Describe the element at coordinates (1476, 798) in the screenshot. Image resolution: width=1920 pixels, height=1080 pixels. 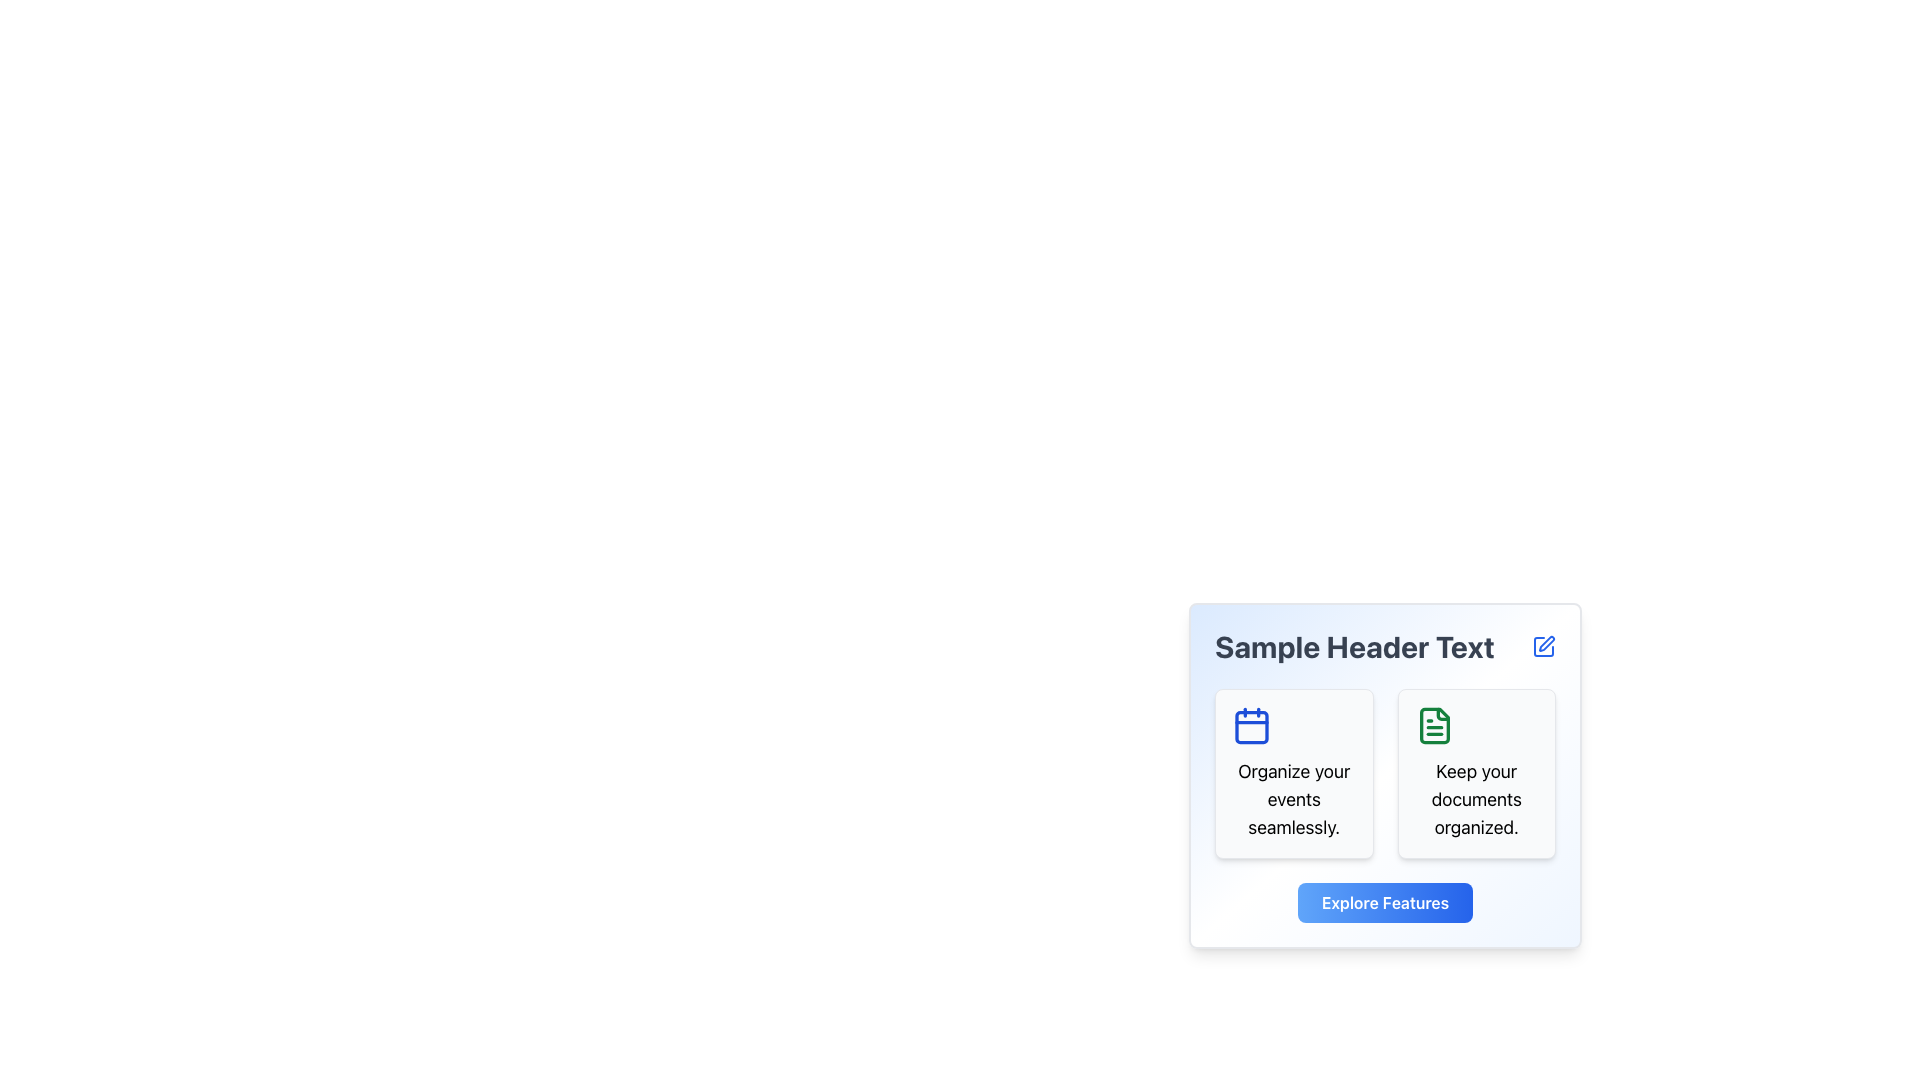
I see `the static text element that reads 'Keep your documents organized.' which is styled with a larger font size and positioned below a green document icon within a rounded card` at that location.